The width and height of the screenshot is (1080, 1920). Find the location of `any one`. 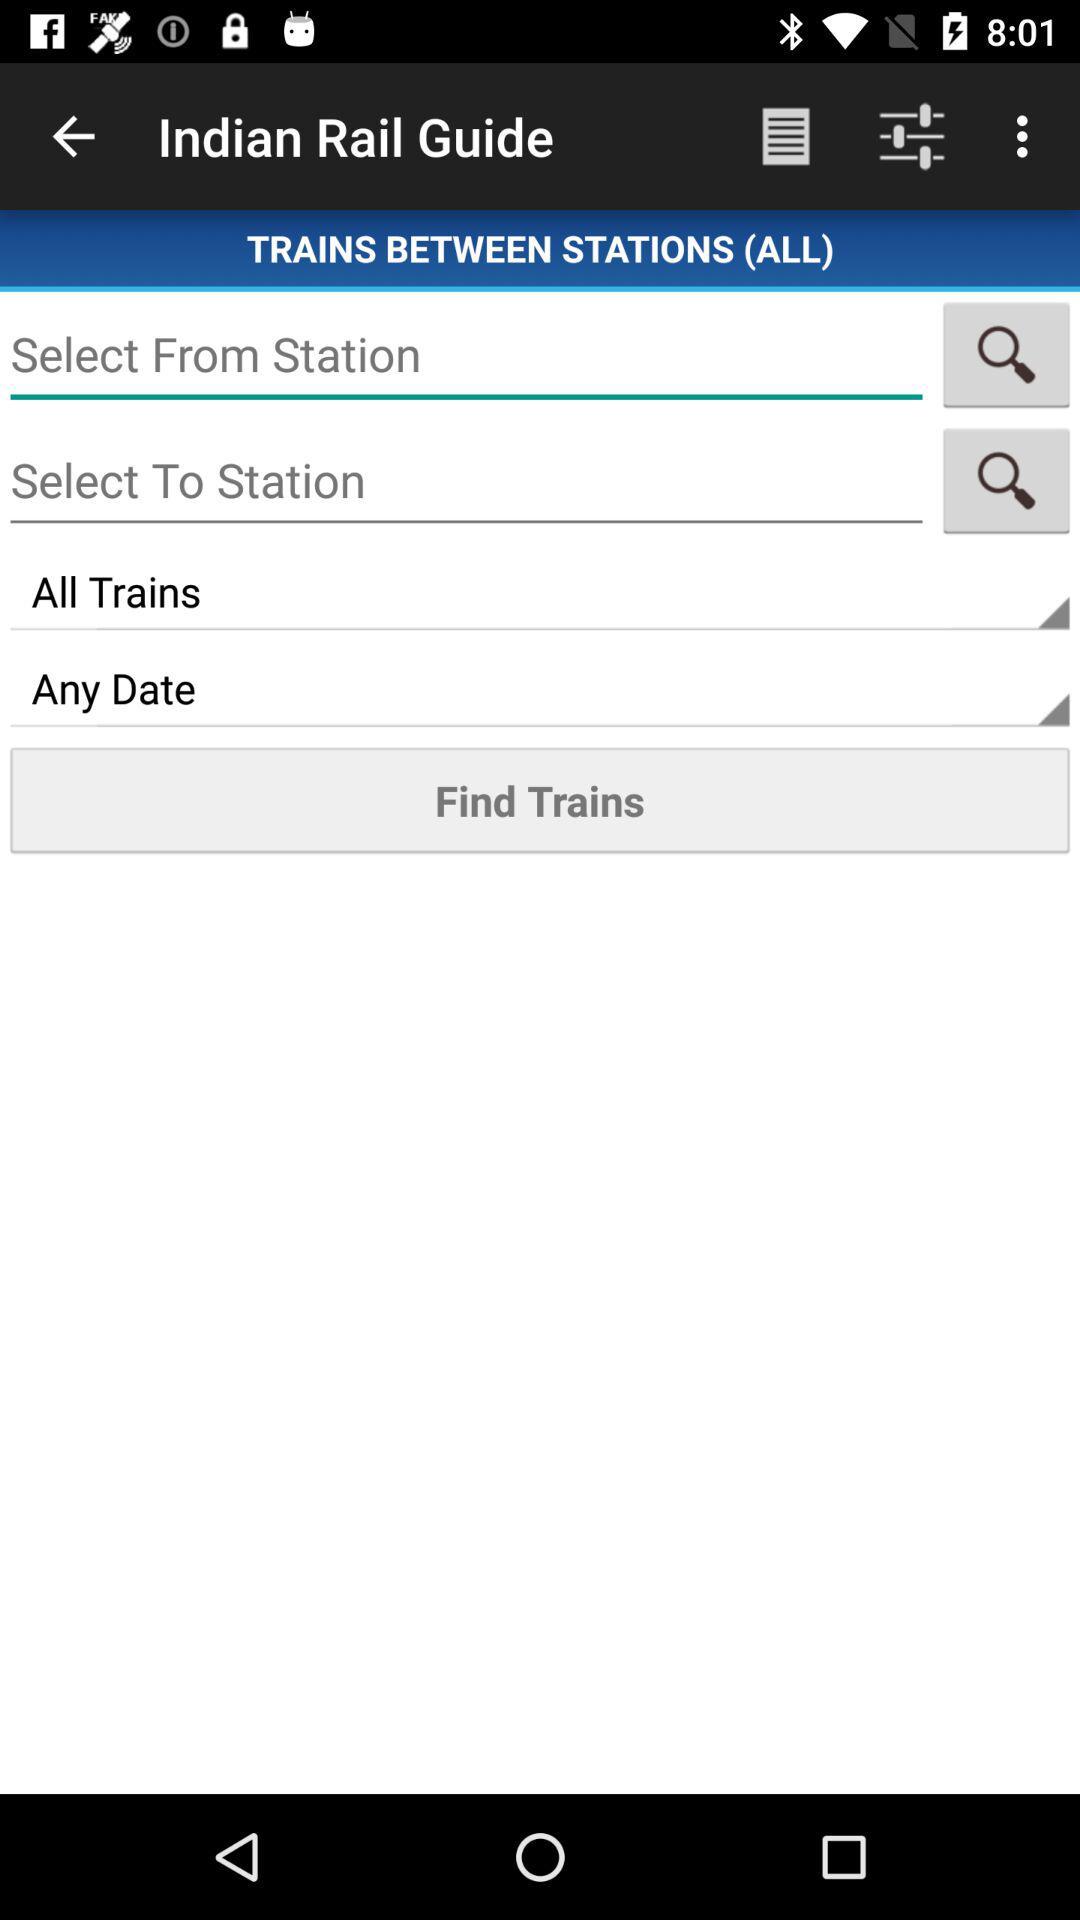

any one is located at coordinates (1006, 480).